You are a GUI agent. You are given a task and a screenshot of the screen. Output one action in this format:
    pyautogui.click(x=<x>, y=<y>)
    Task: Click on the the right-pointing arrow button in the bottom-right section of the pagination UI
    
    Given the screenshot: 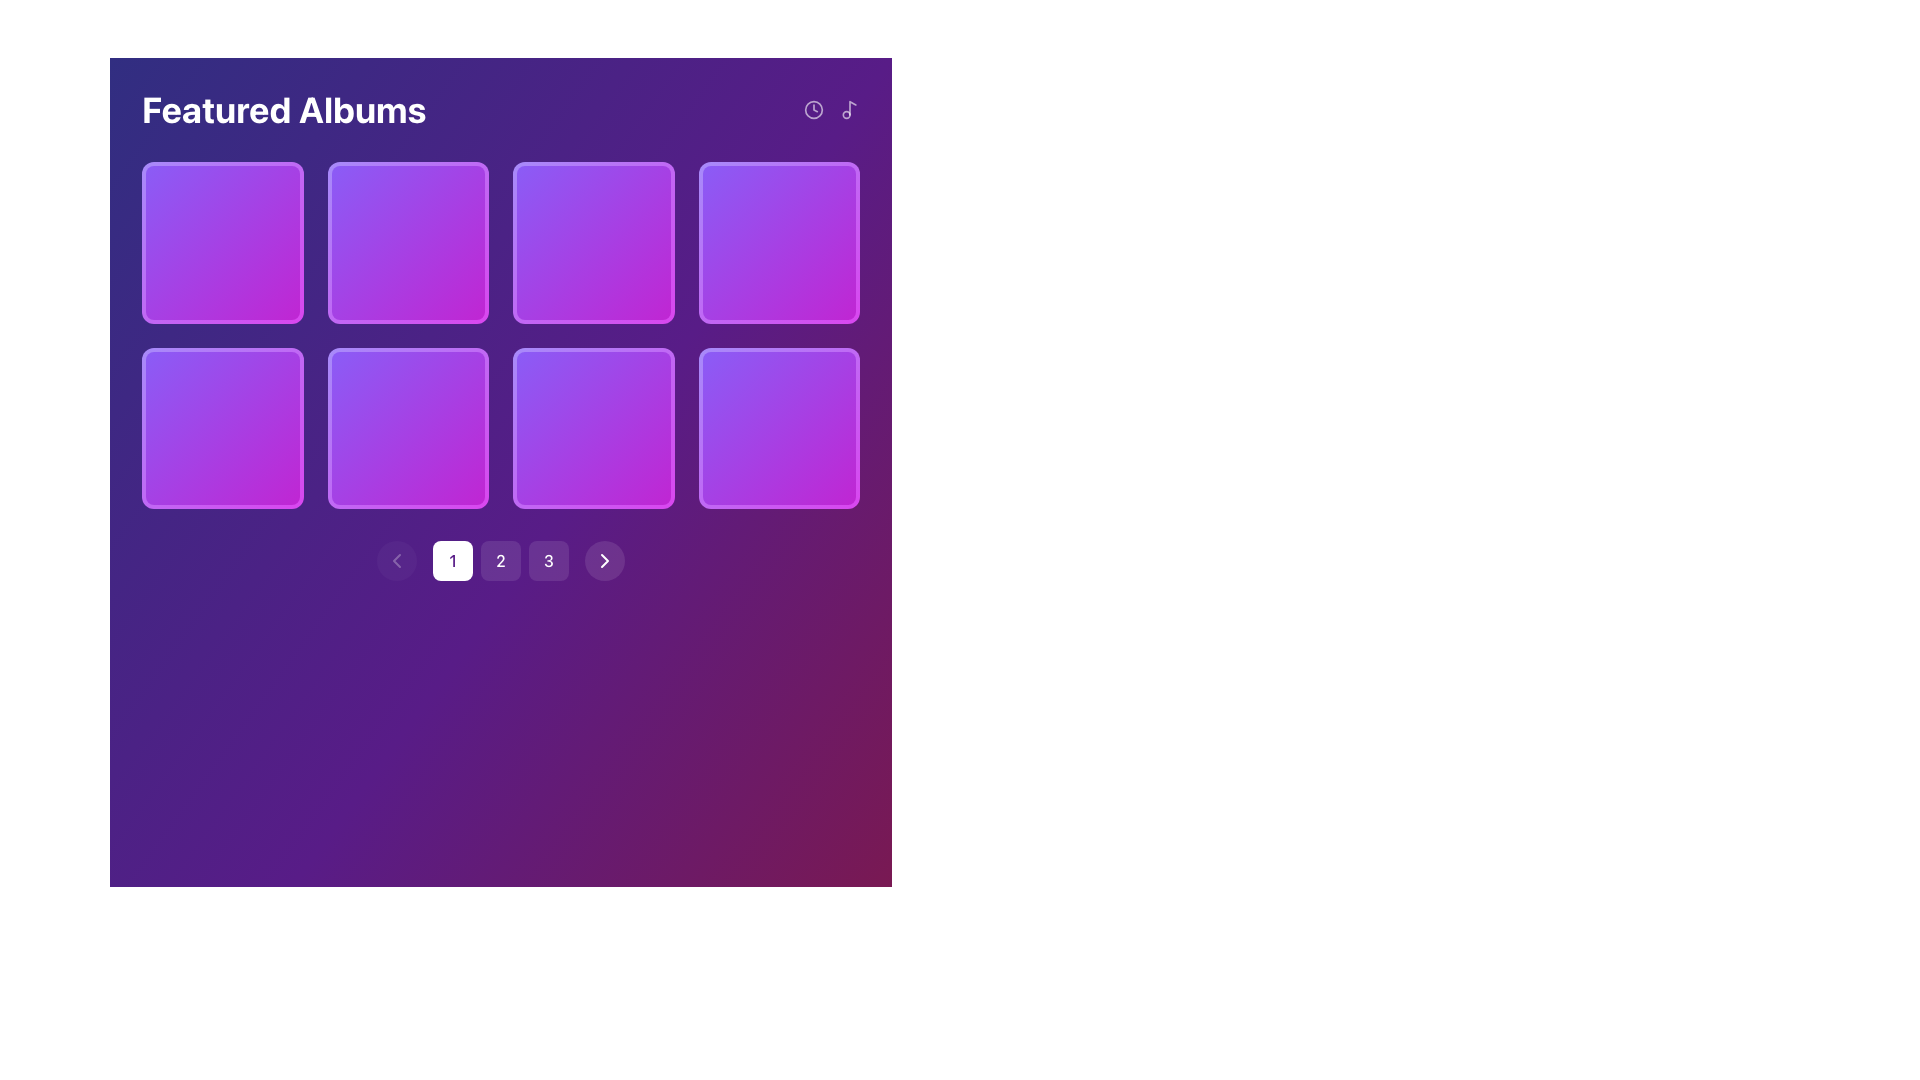 What is the action you would take?
    pyautogui.click(x=603, y=560)
    